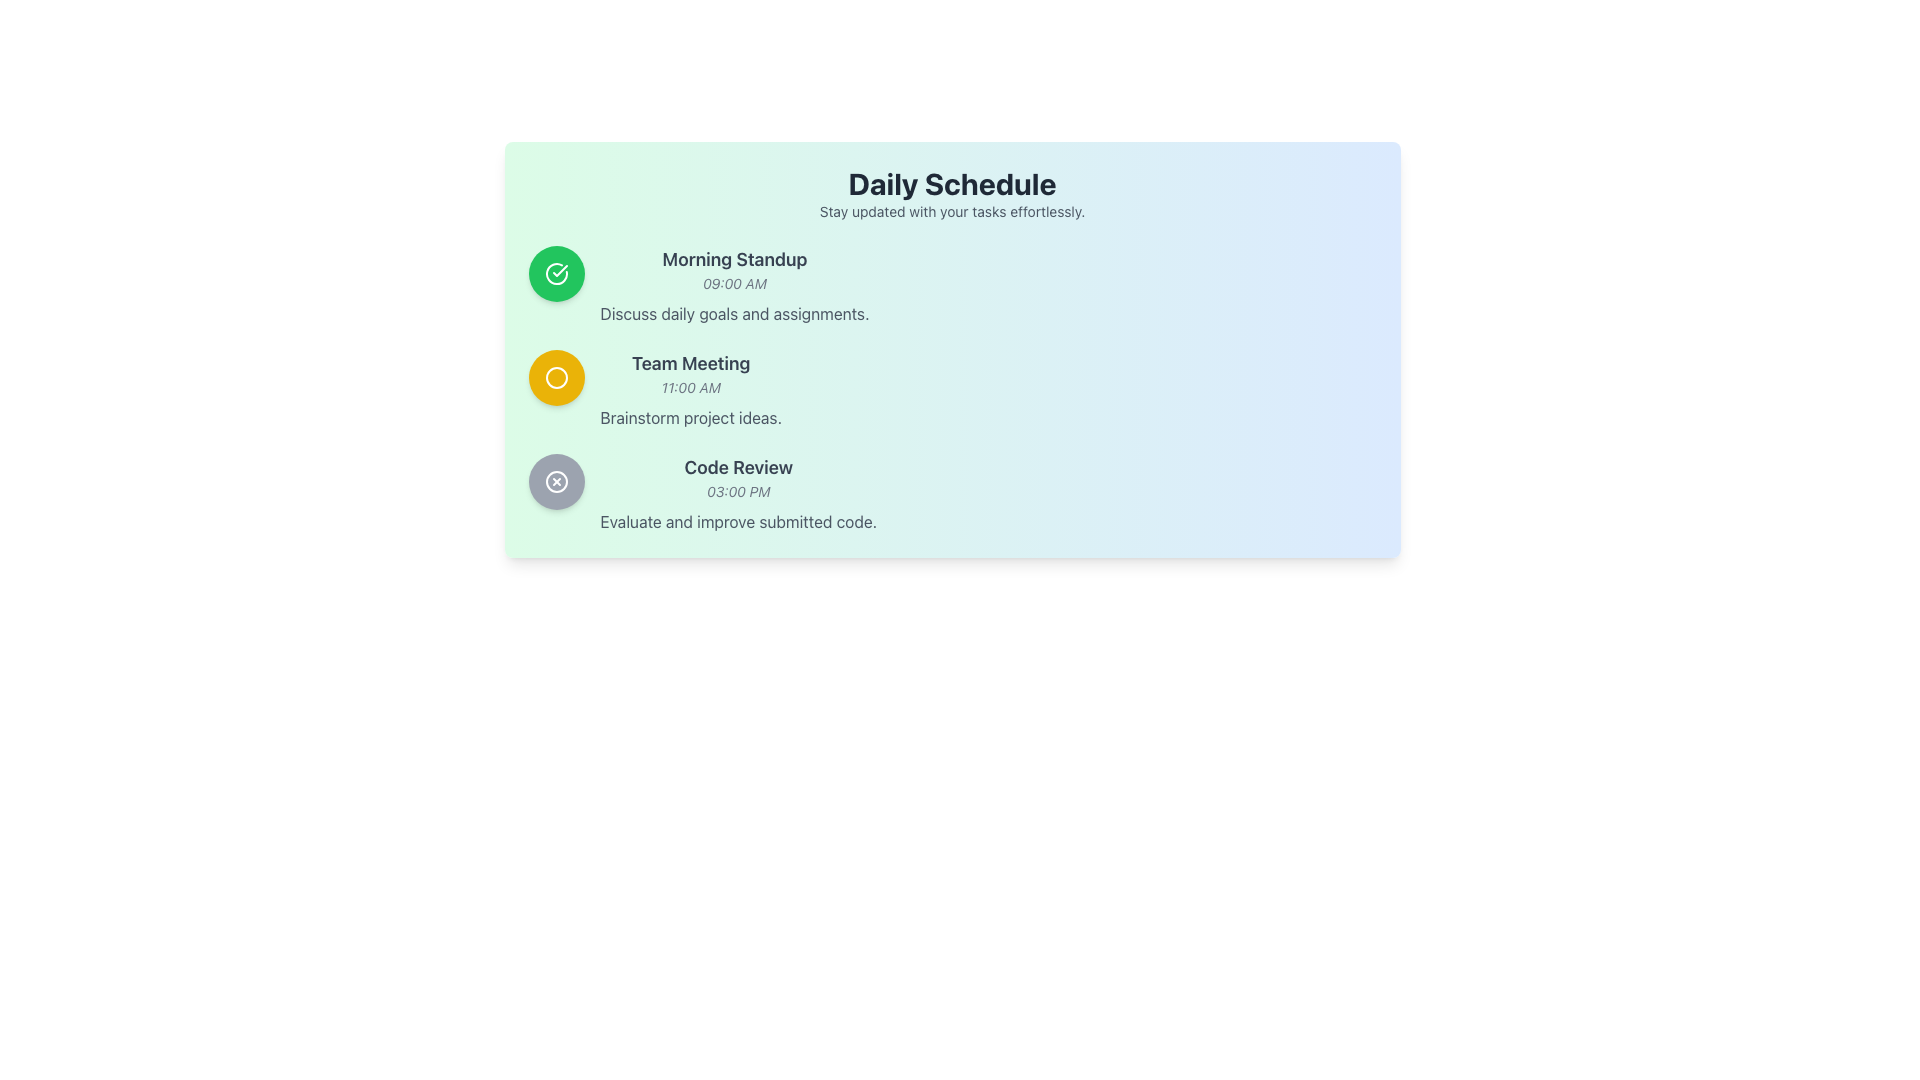  What do you see at coordinates (556, 273) in the screenshot?
I see `the green circular icon with a white checkmark located at the top of the 'Daily Schedule' card, adjacent to the 'Morning Standup' label` at bounding box center [556, 273].